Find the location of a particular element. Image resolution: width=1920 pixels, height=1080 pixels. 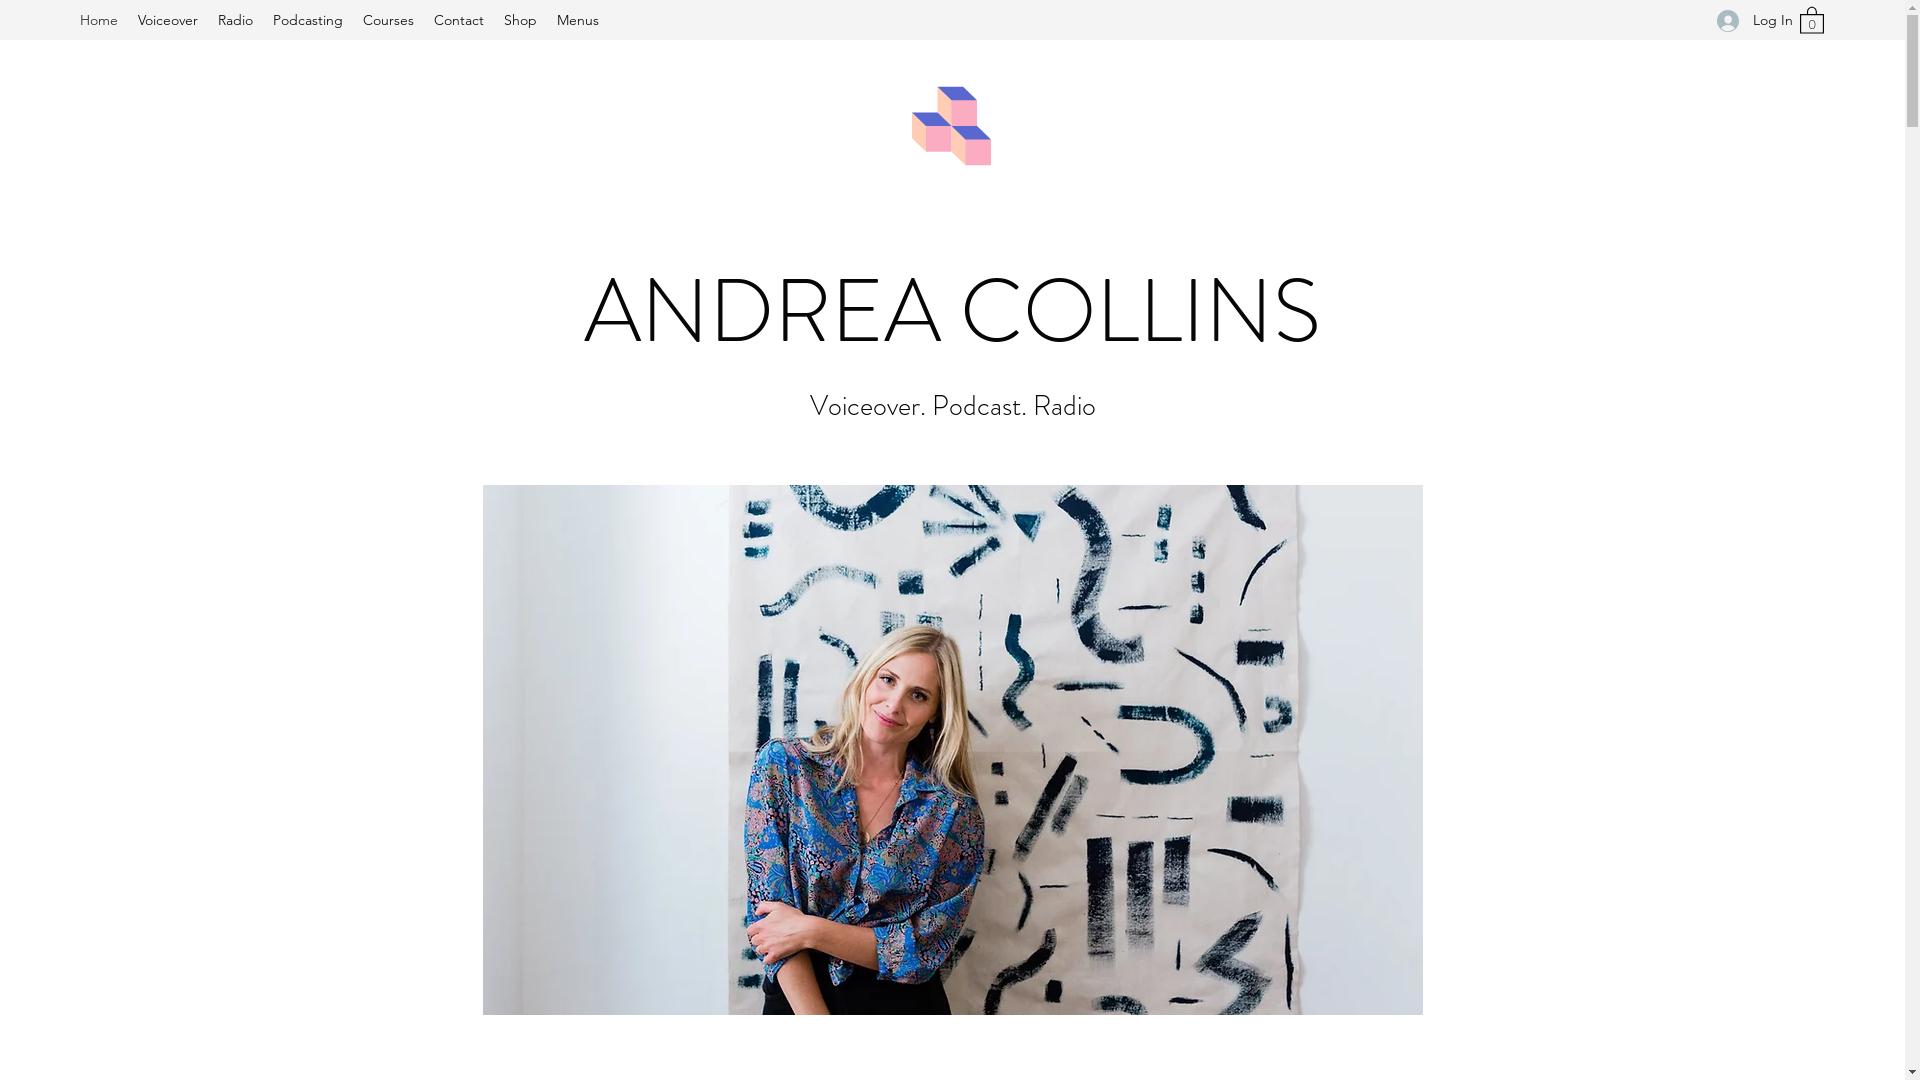

'Voiceover' is located at coordinates (127, 19).